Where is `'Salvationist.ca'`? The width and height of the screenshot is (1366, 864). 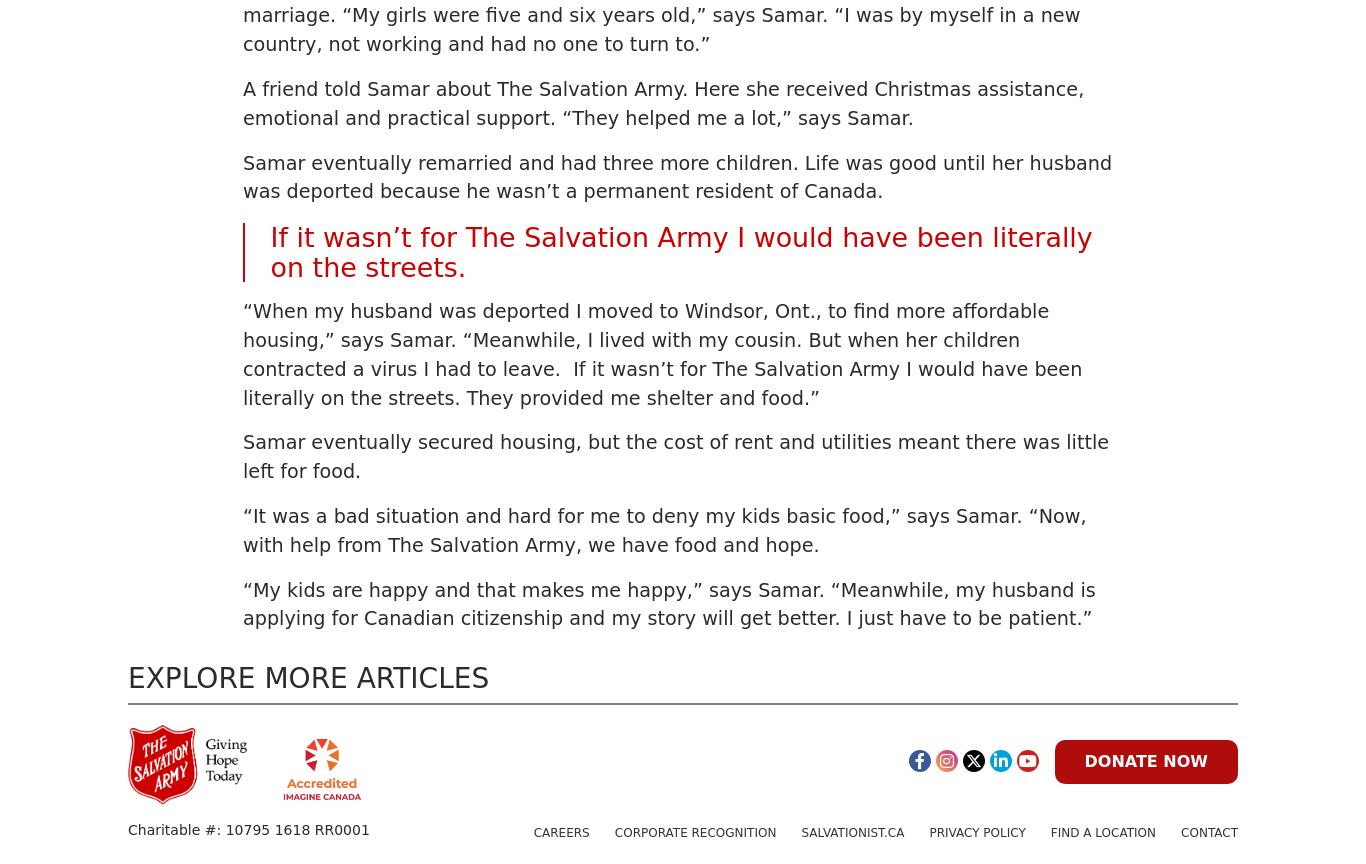 'Salvationist.ca' is located at coordinates (800, 831).